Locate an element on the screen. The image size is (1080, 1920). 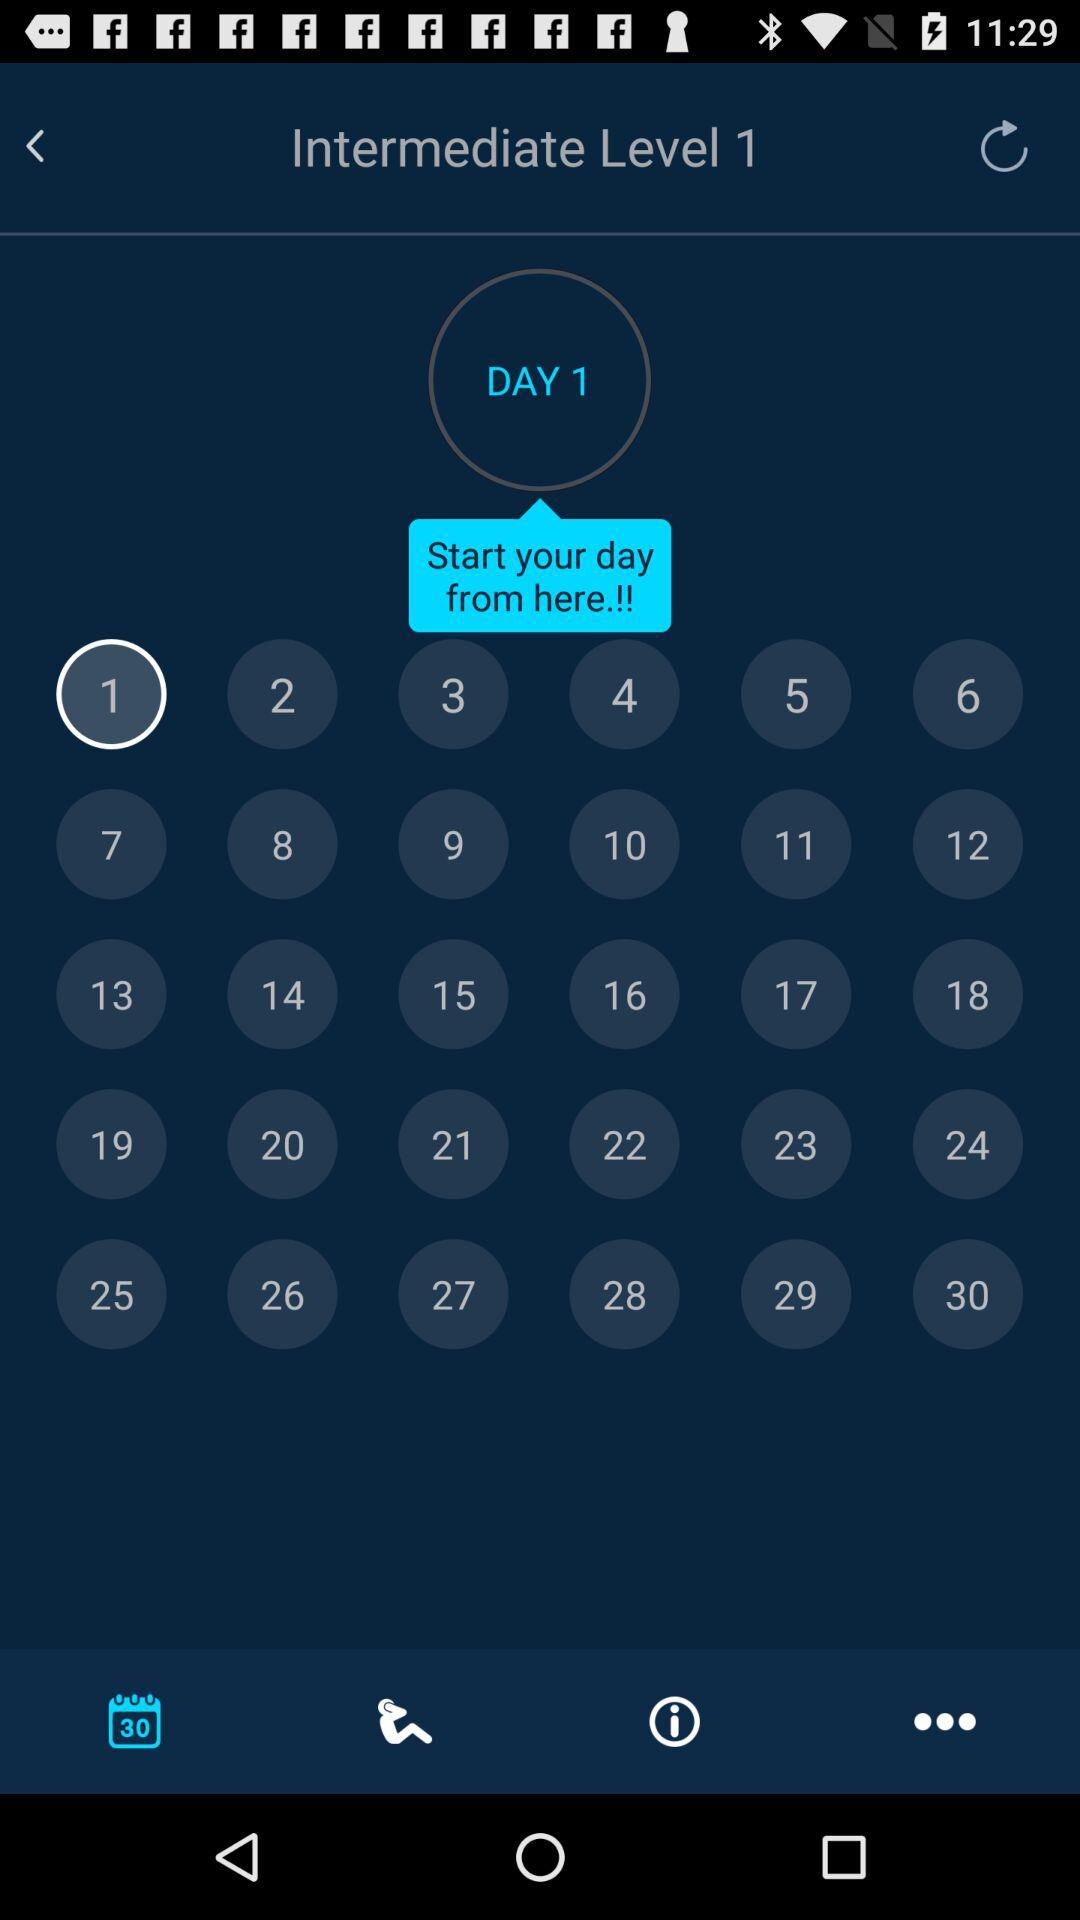
day is located at coordinates (453, 994).